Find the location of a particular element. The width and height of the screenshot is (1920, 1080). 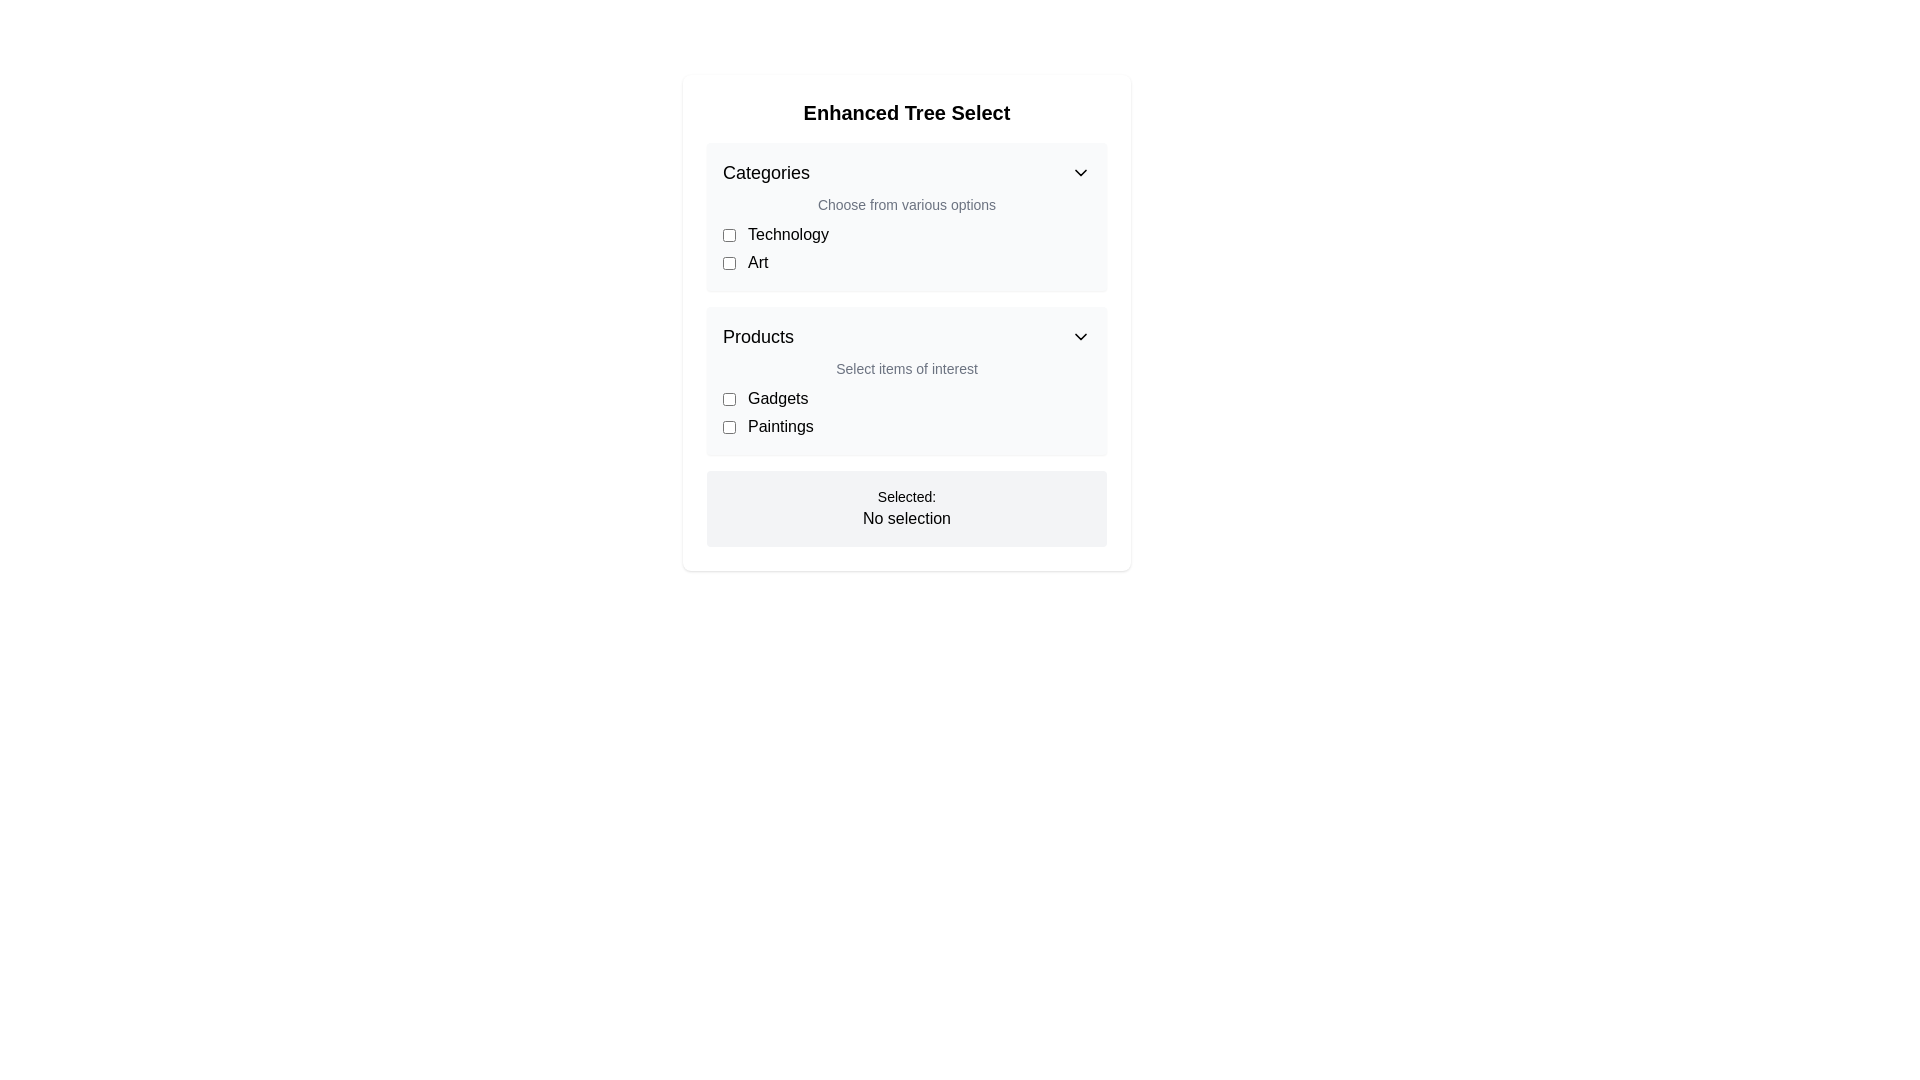

the 'Categories' section of the Form that includes checkboxes for 'Technology' and 'Art' is located at coordinates (906, 216).